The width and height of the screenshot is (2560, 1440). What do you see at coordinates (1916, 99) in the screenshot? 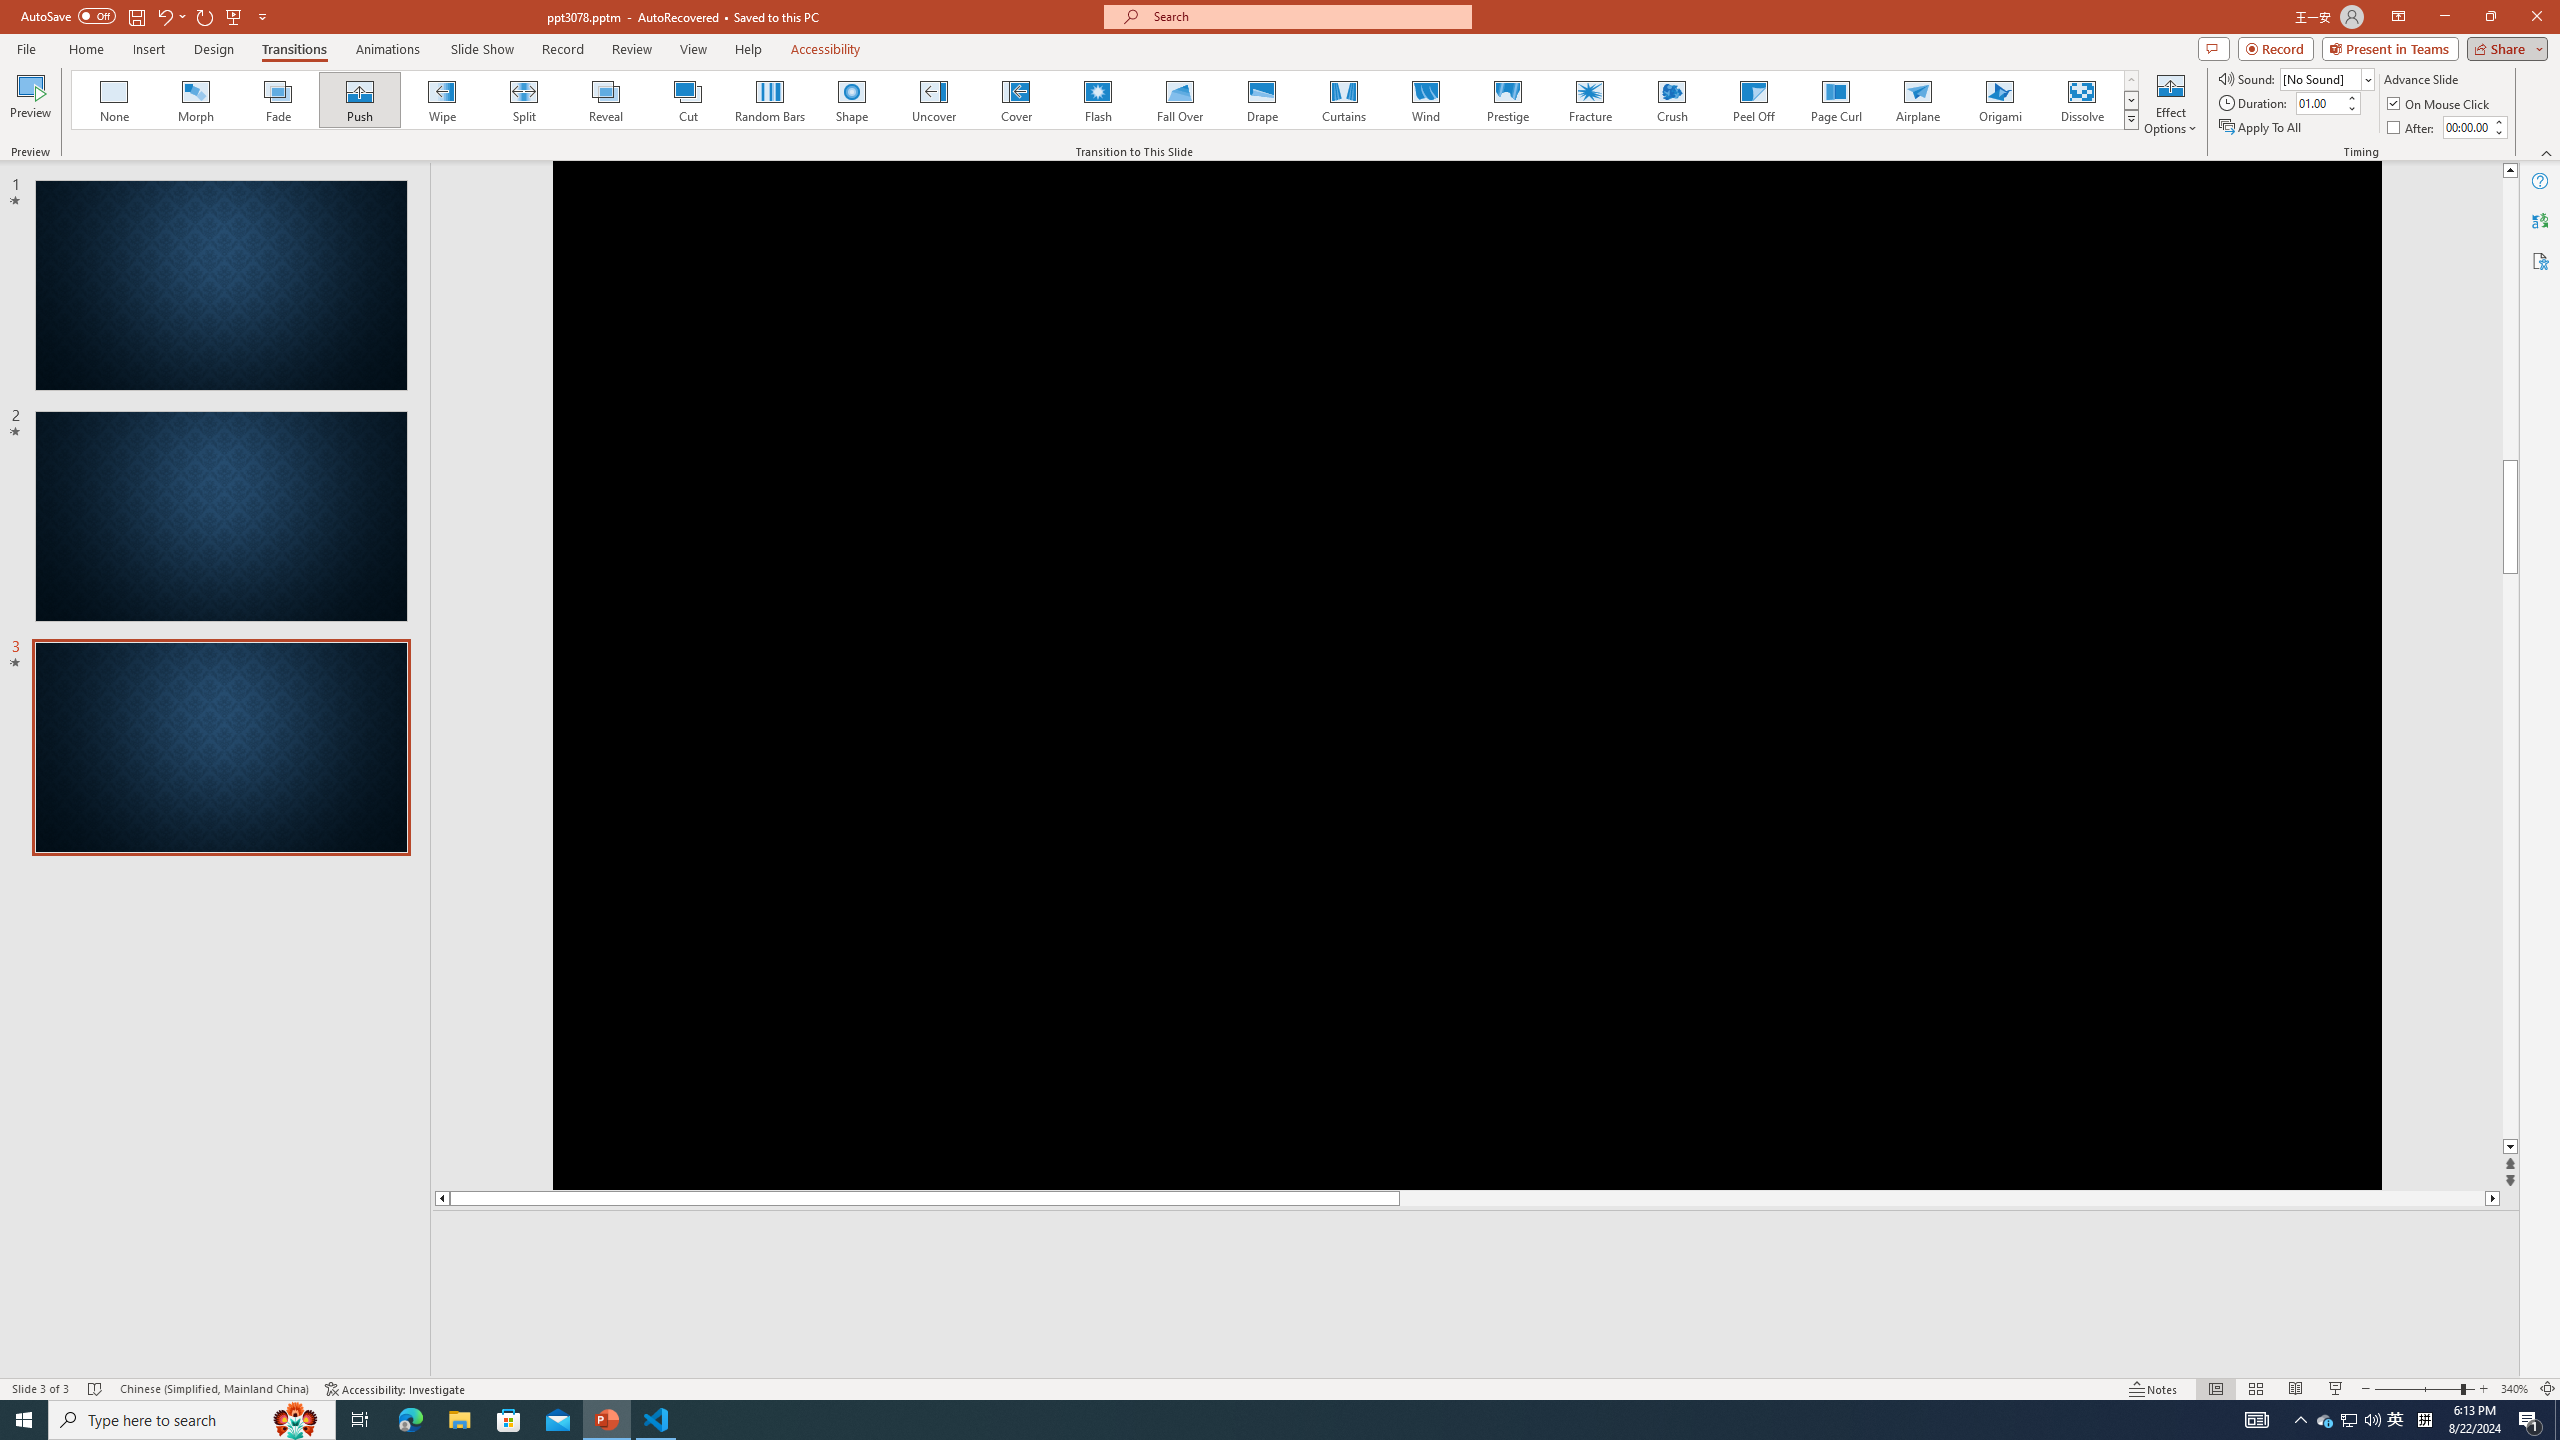
I see `'Airplane'` at bounding box center [1916, 99].